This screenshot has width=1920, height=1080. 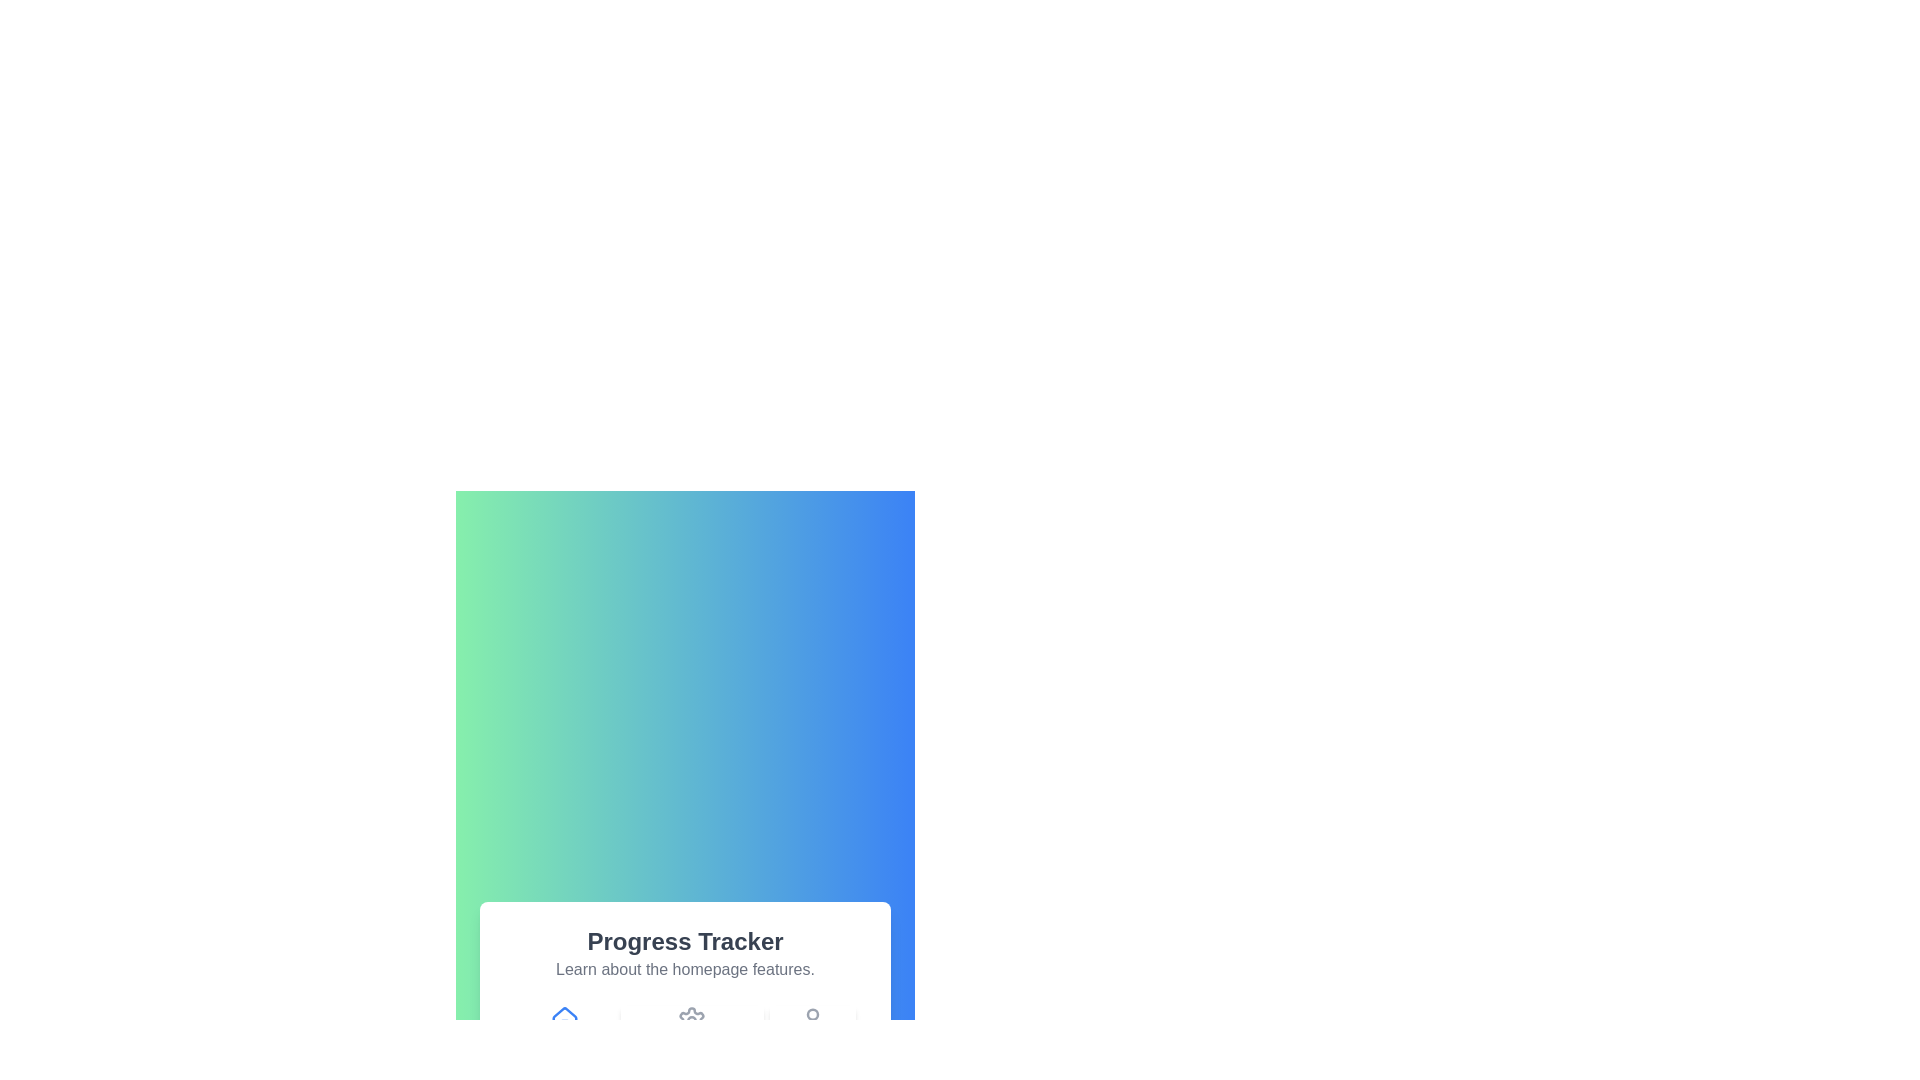 I want to click on the icon of the step labeled Settings Customization to navigate to that step, so click(x=692, y=1034).